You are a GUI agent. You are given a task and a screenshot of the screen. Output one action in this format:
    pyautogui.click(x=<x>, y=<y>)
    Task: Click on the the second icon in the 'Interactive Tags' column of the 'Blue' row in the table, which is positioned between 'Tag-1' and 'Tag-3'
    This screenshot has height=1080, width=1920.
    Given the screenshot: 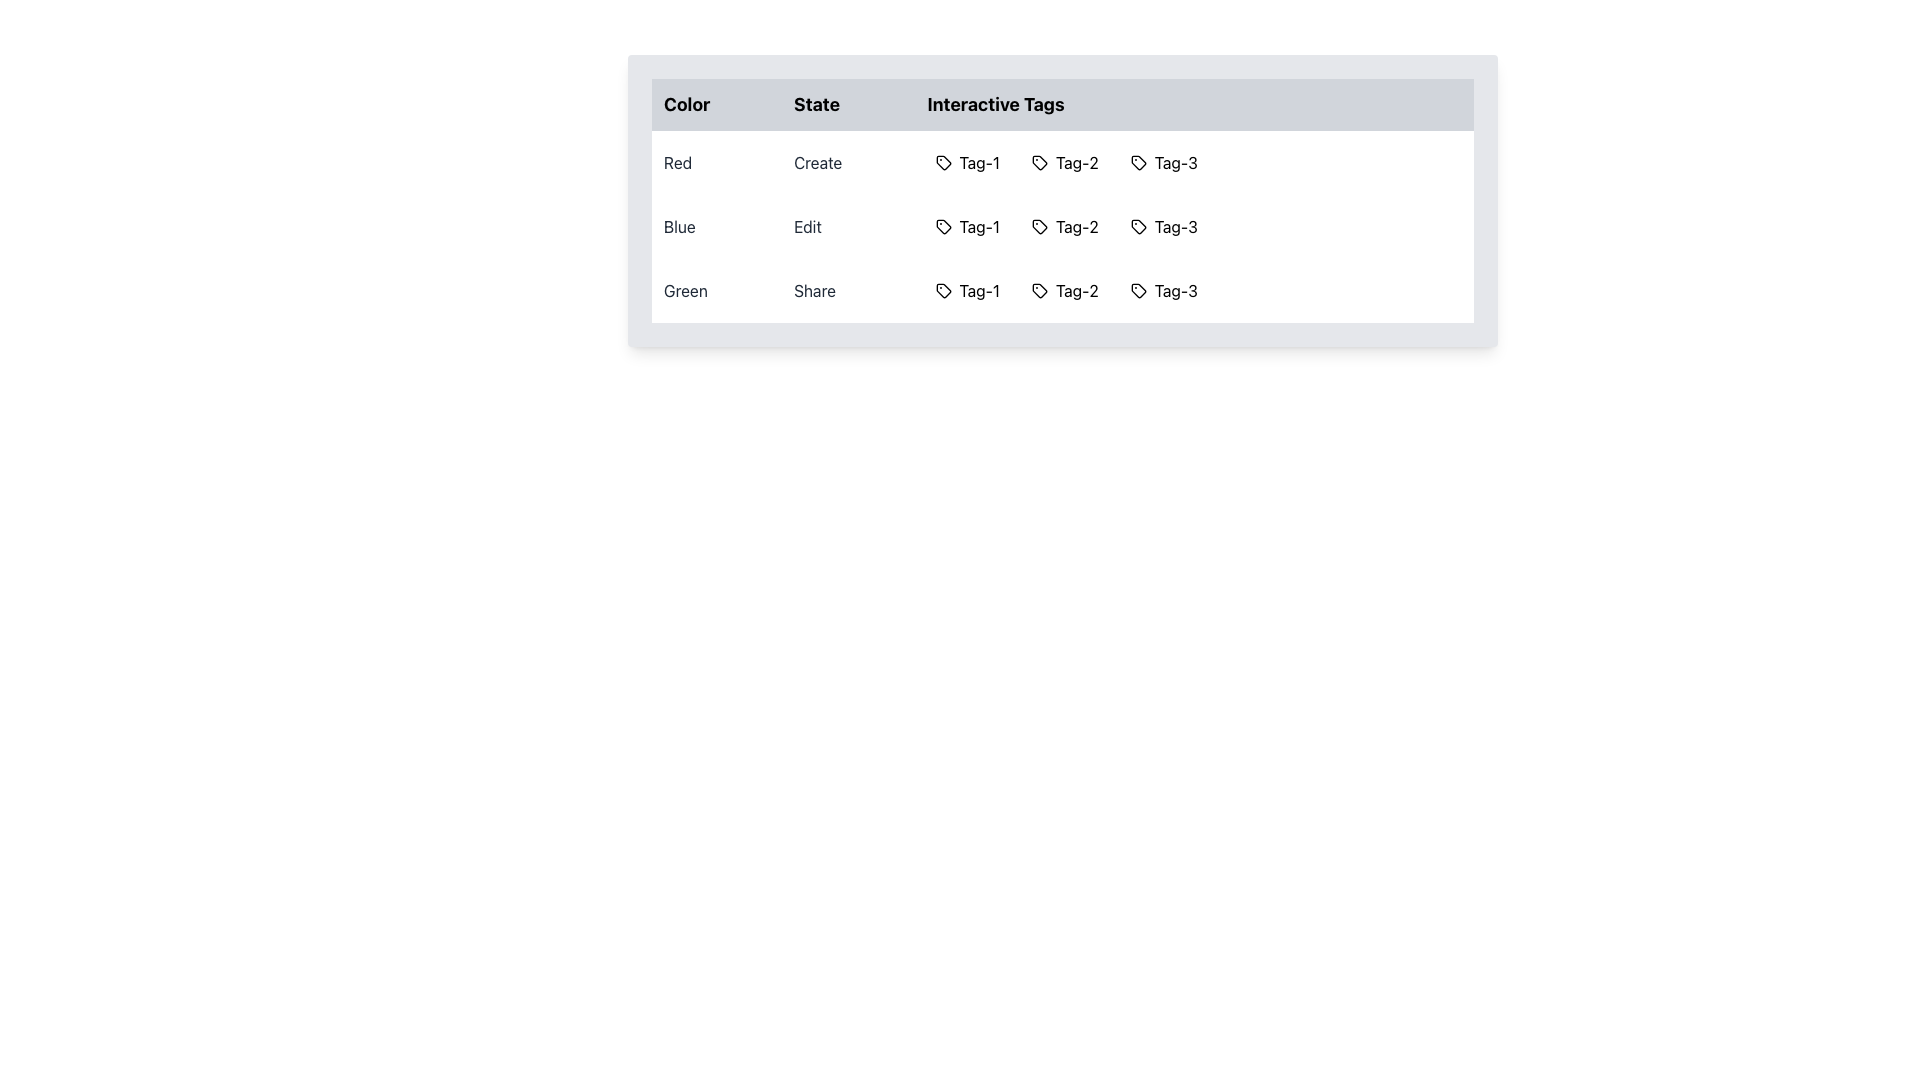 What is the action you would take?
    pyautogui.click(x=1040, y=226)
    